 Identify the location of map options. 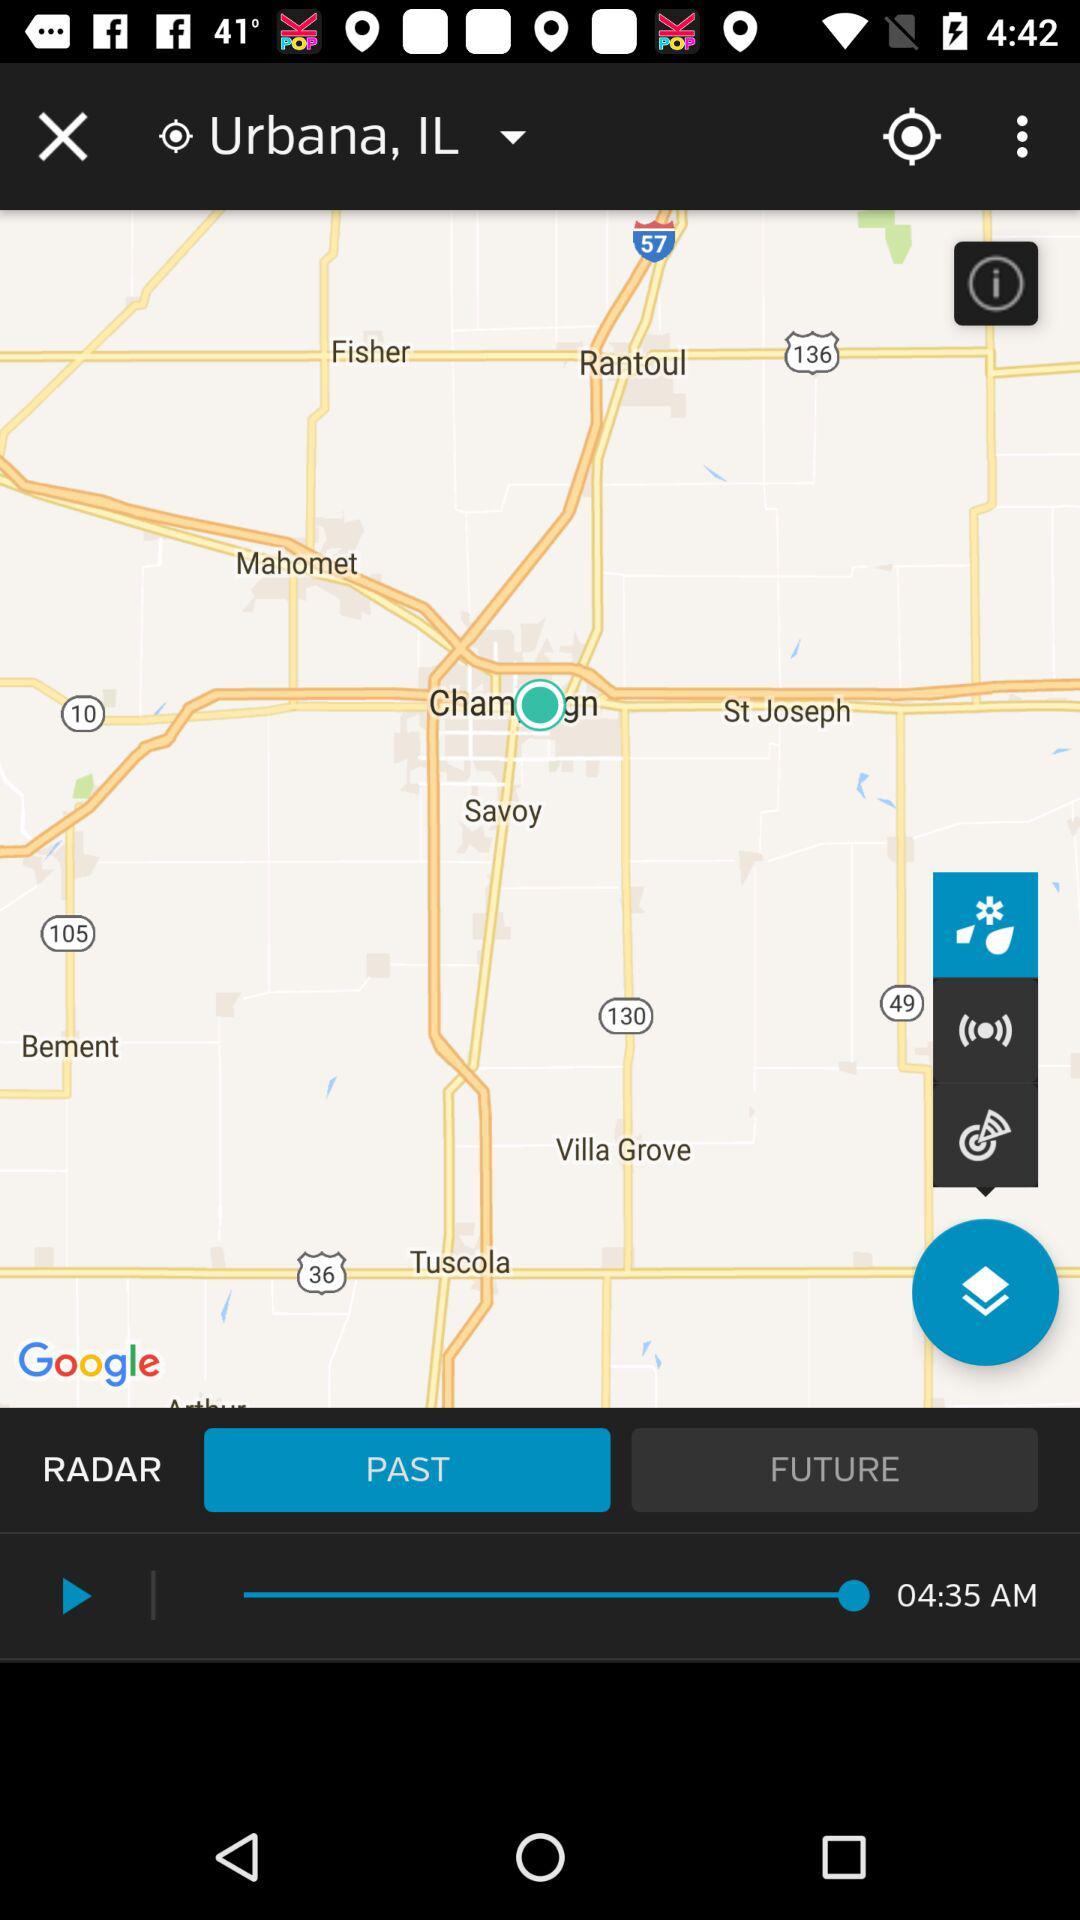
(984, 1292).